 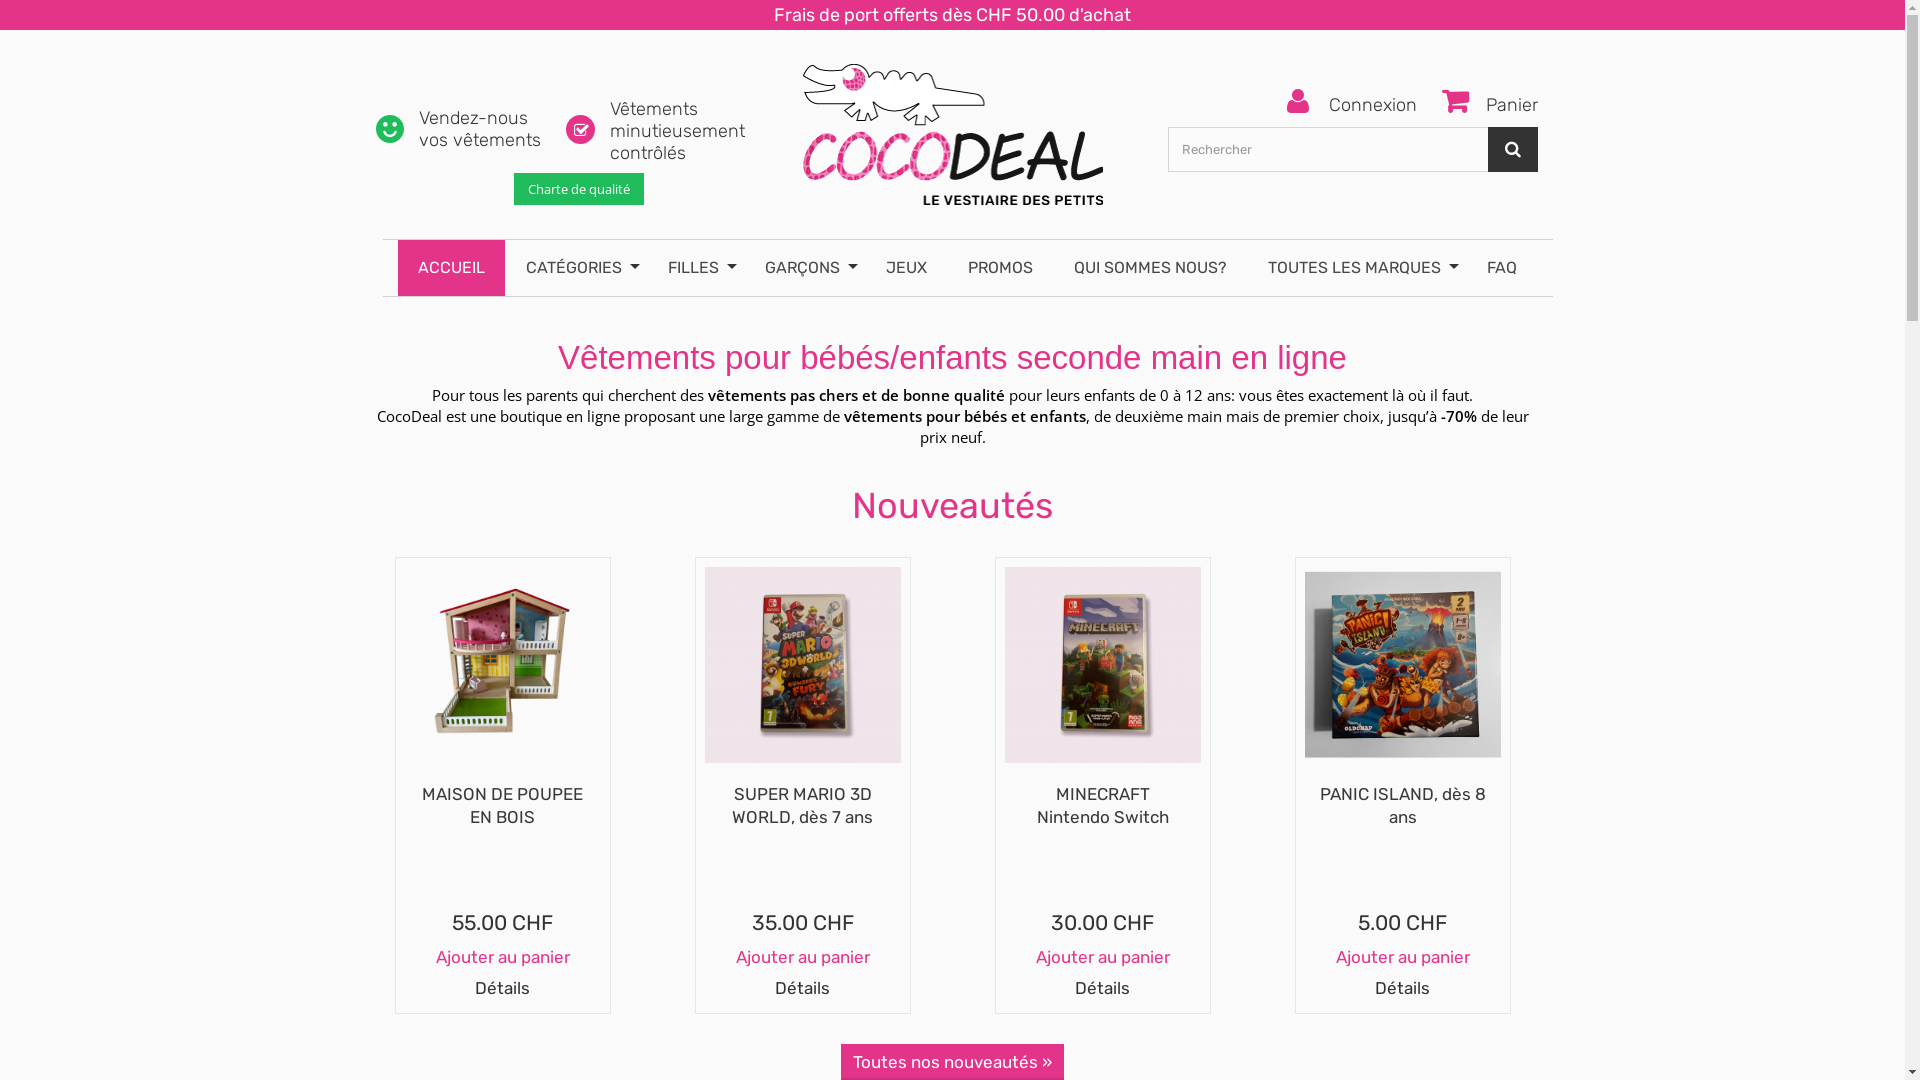 What do you see at coordinates (1247, 266) in the screenshot?
I see `'TOUTES LES MARQUES'` at bounding box center [1247, 266].